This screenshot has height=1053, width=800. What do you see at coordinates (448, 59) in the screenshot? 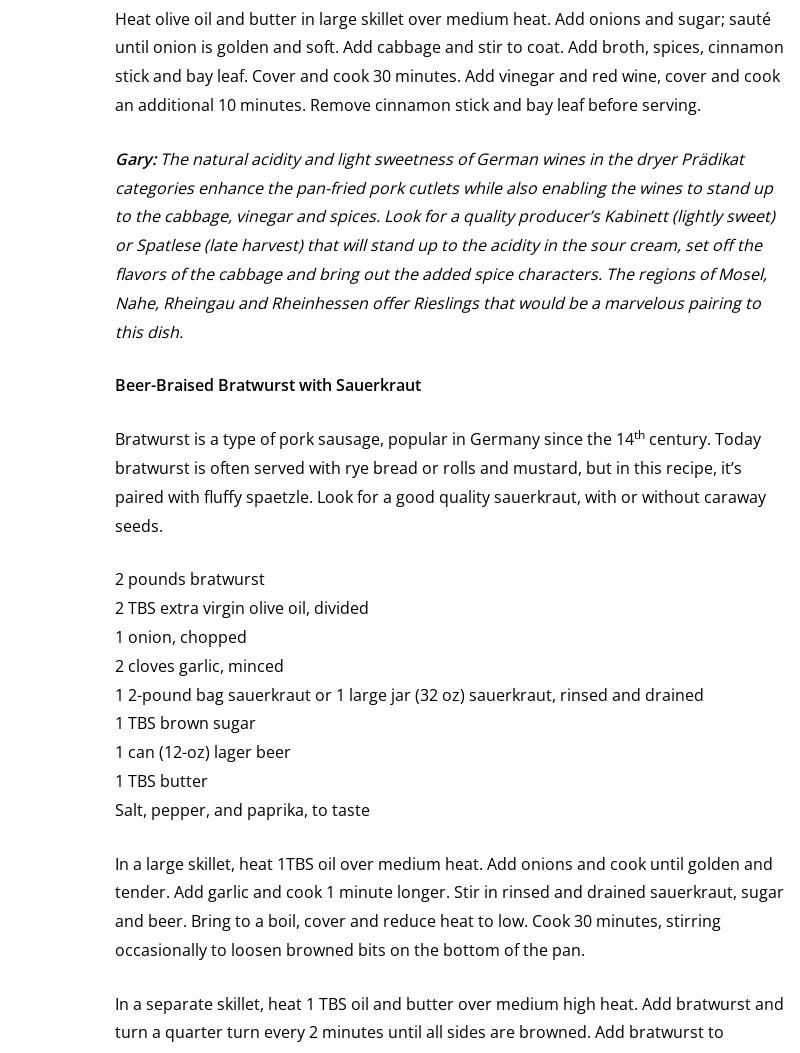
I see `'Heat olive oil and butter in large skillet over medium heat. Add onions and sugar; sauté until onion is golden and soft. Add cabbage and stir to coat. Add broth, spices, cinnamon stick and bay leaf. Cover and cook 30 minutes. Add vinegar and red wine, cover and cook an additional 10 minutes. Remove cinnamon stick and bay leaf before serving.'` at bounding box center [448, 59].